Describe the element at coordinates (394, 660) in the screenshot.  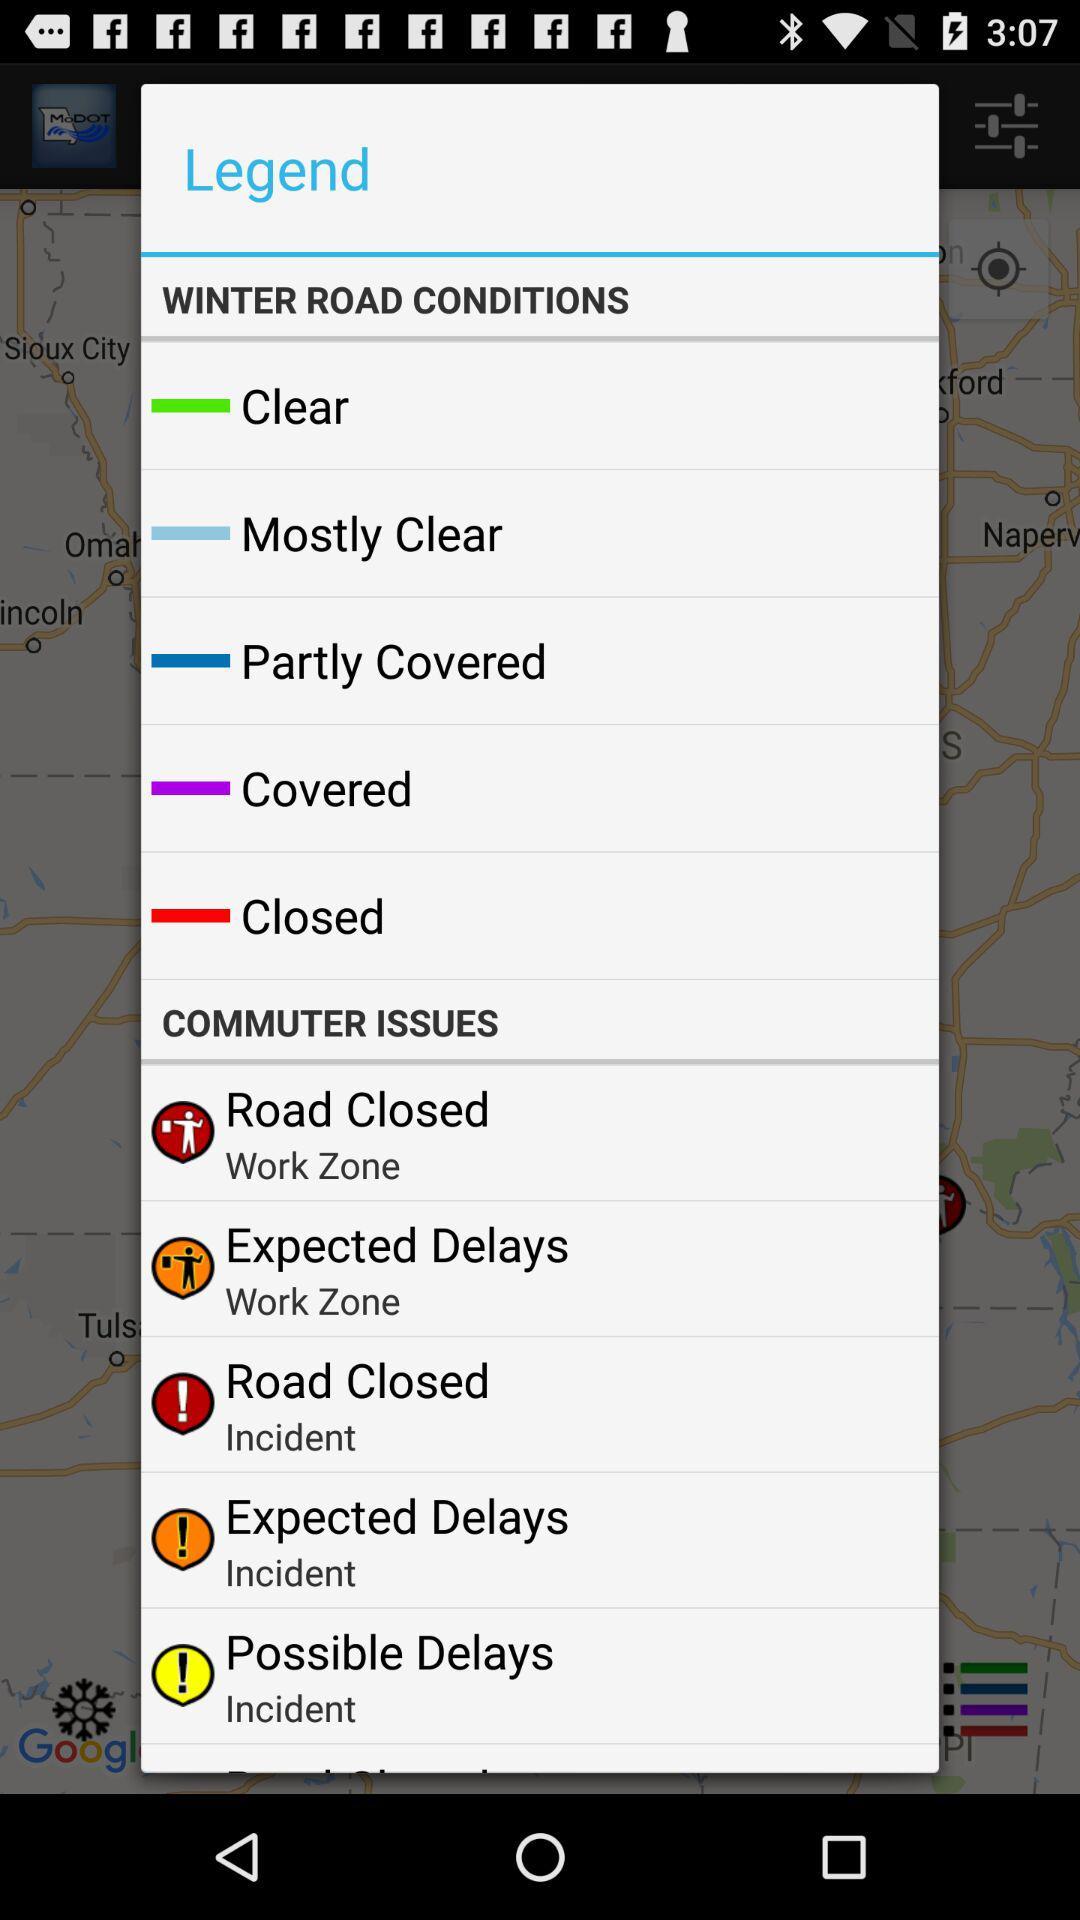
I see `app below mostly clear icon` at that location.